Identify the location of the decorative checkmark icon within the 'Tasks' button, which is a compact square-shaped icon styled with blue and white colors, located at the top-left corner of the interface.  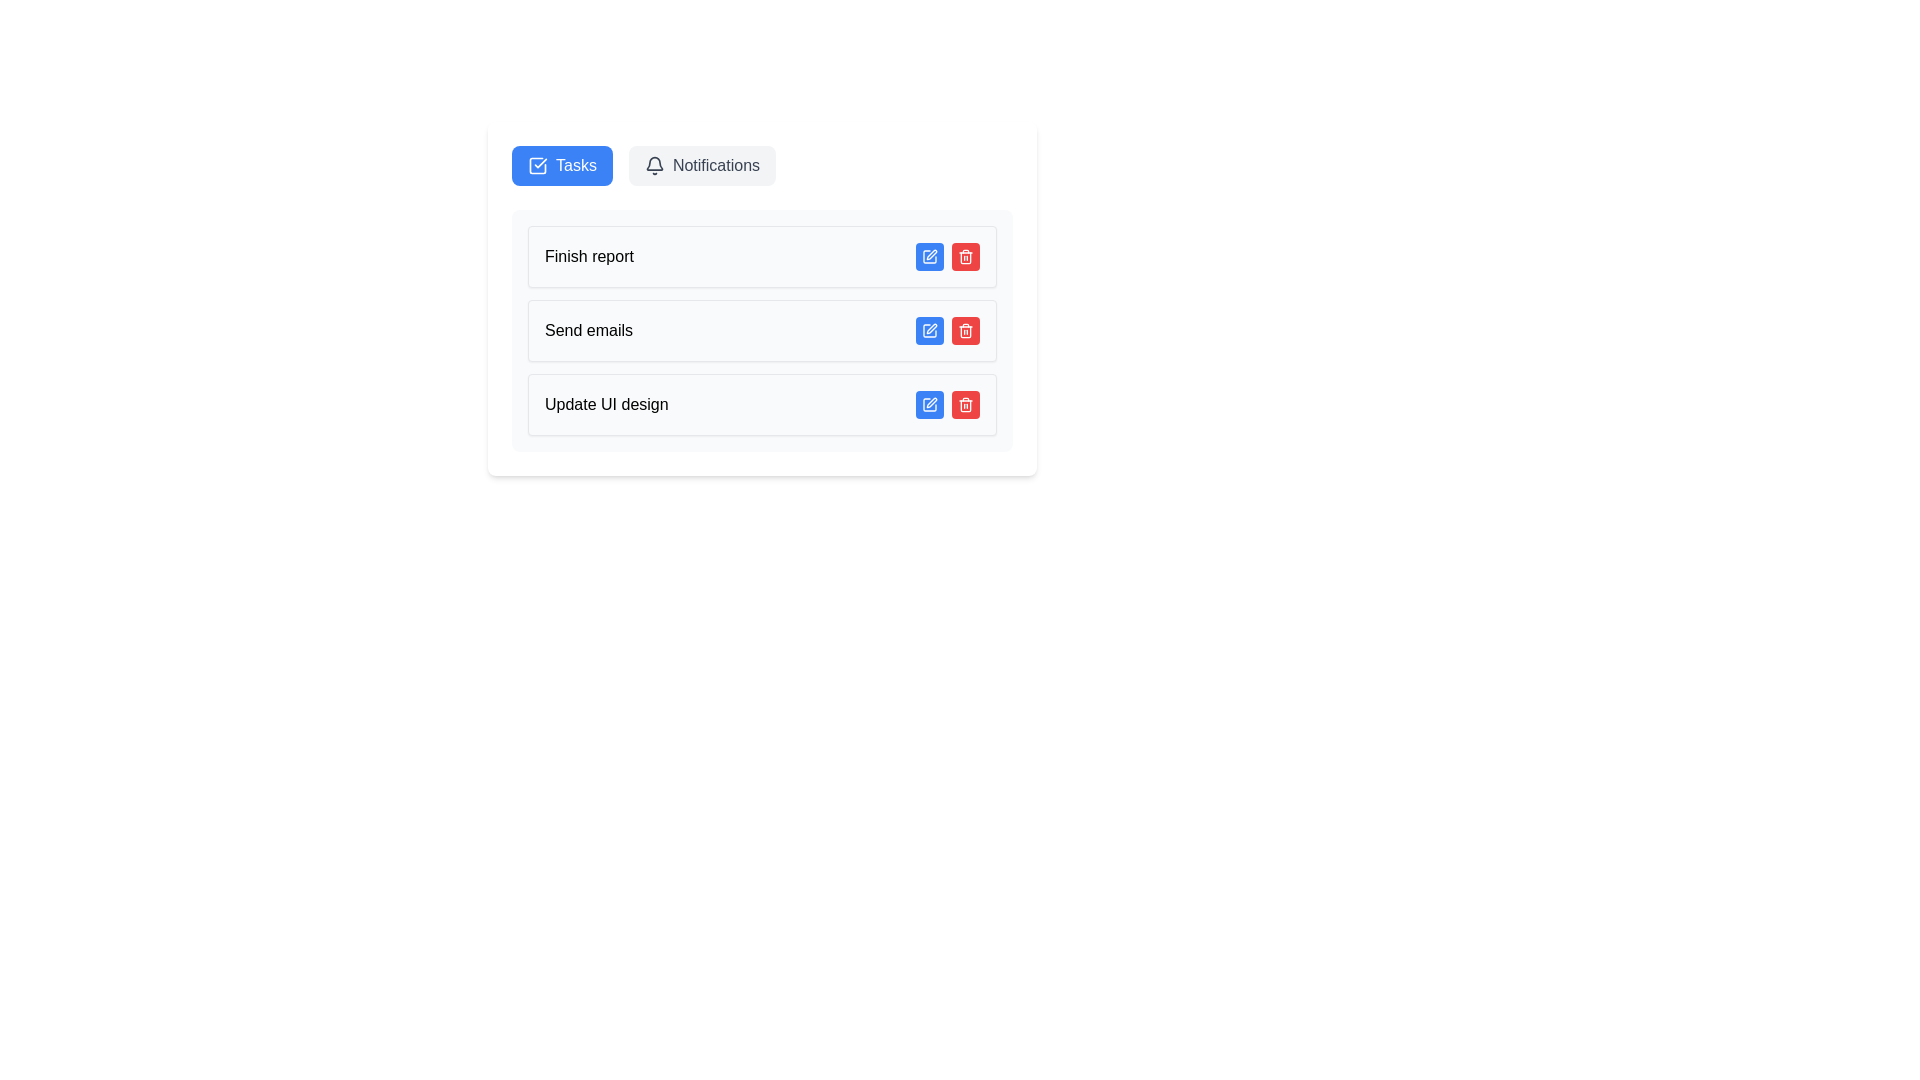
(537, 164).